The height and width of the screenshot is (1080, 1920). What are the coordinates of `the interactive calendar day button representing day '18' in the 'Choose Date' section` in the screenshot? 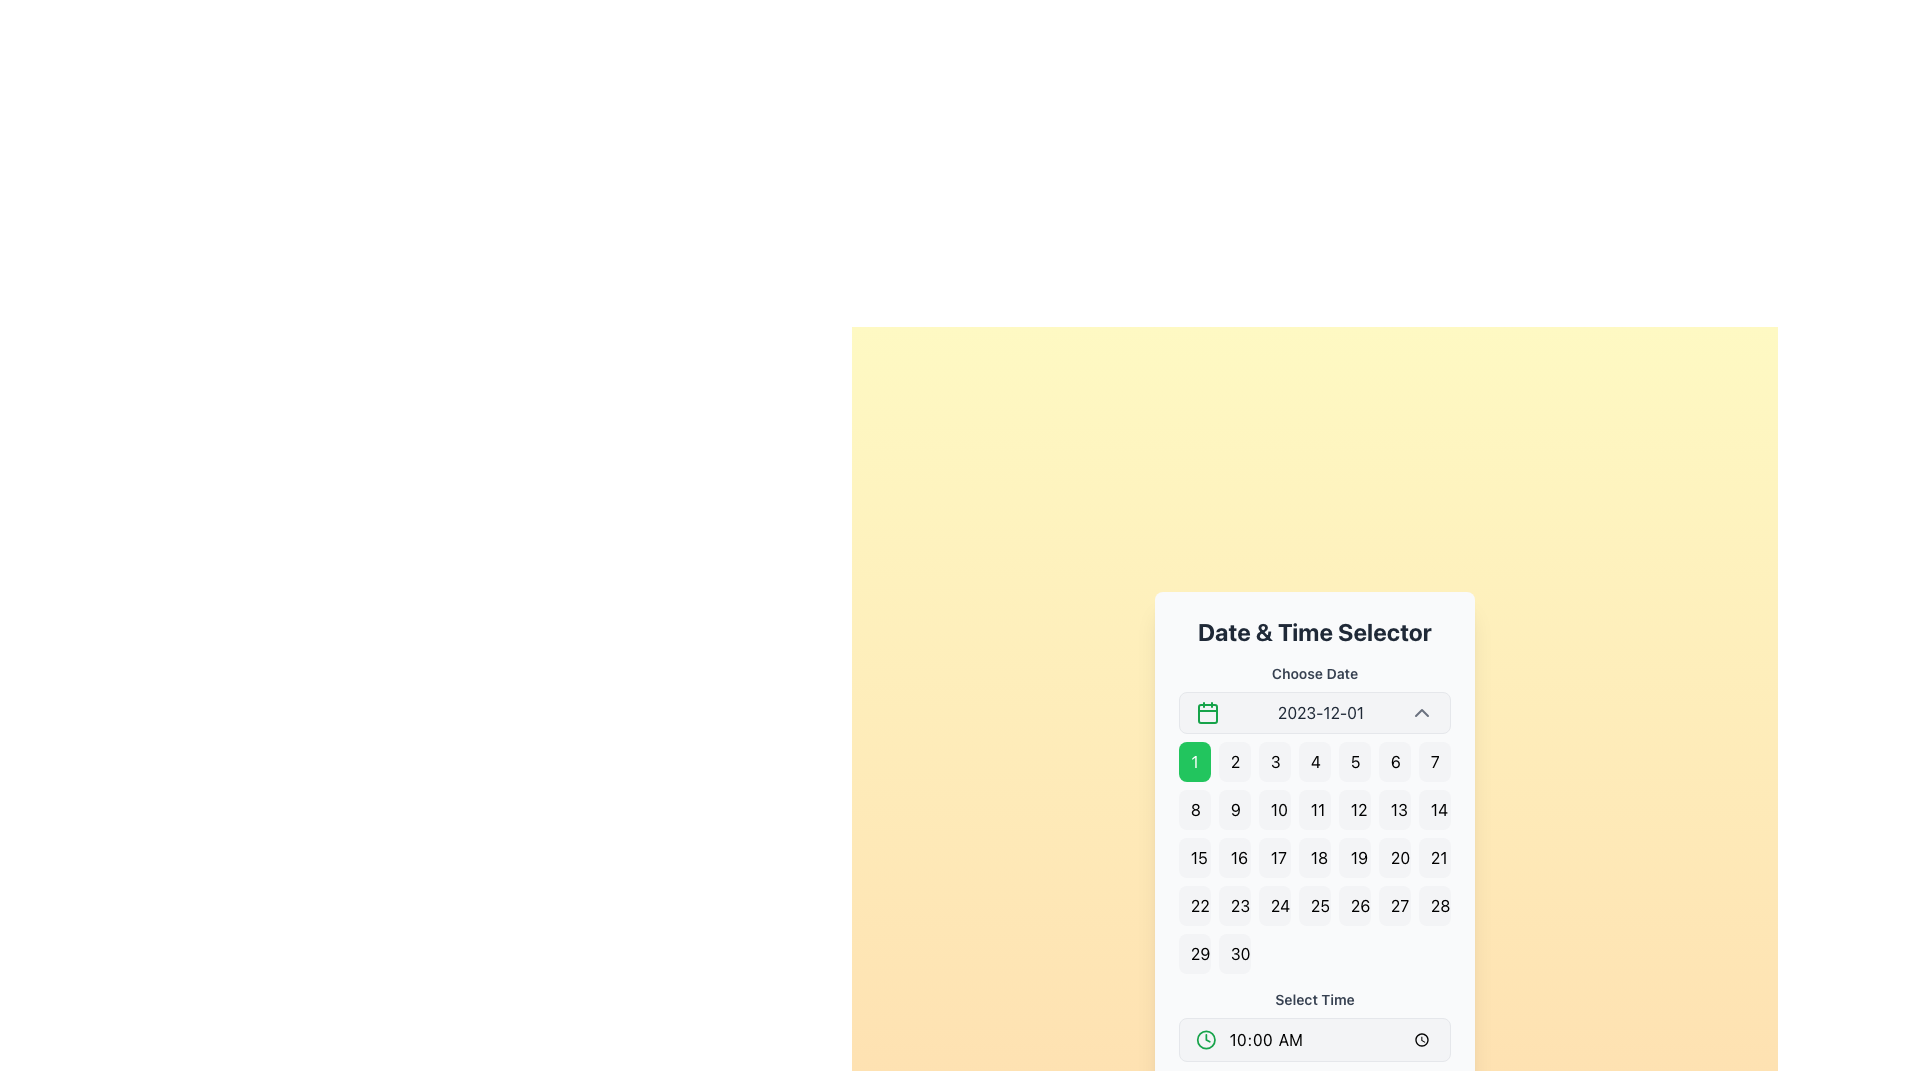 It's located at (1315, 856).